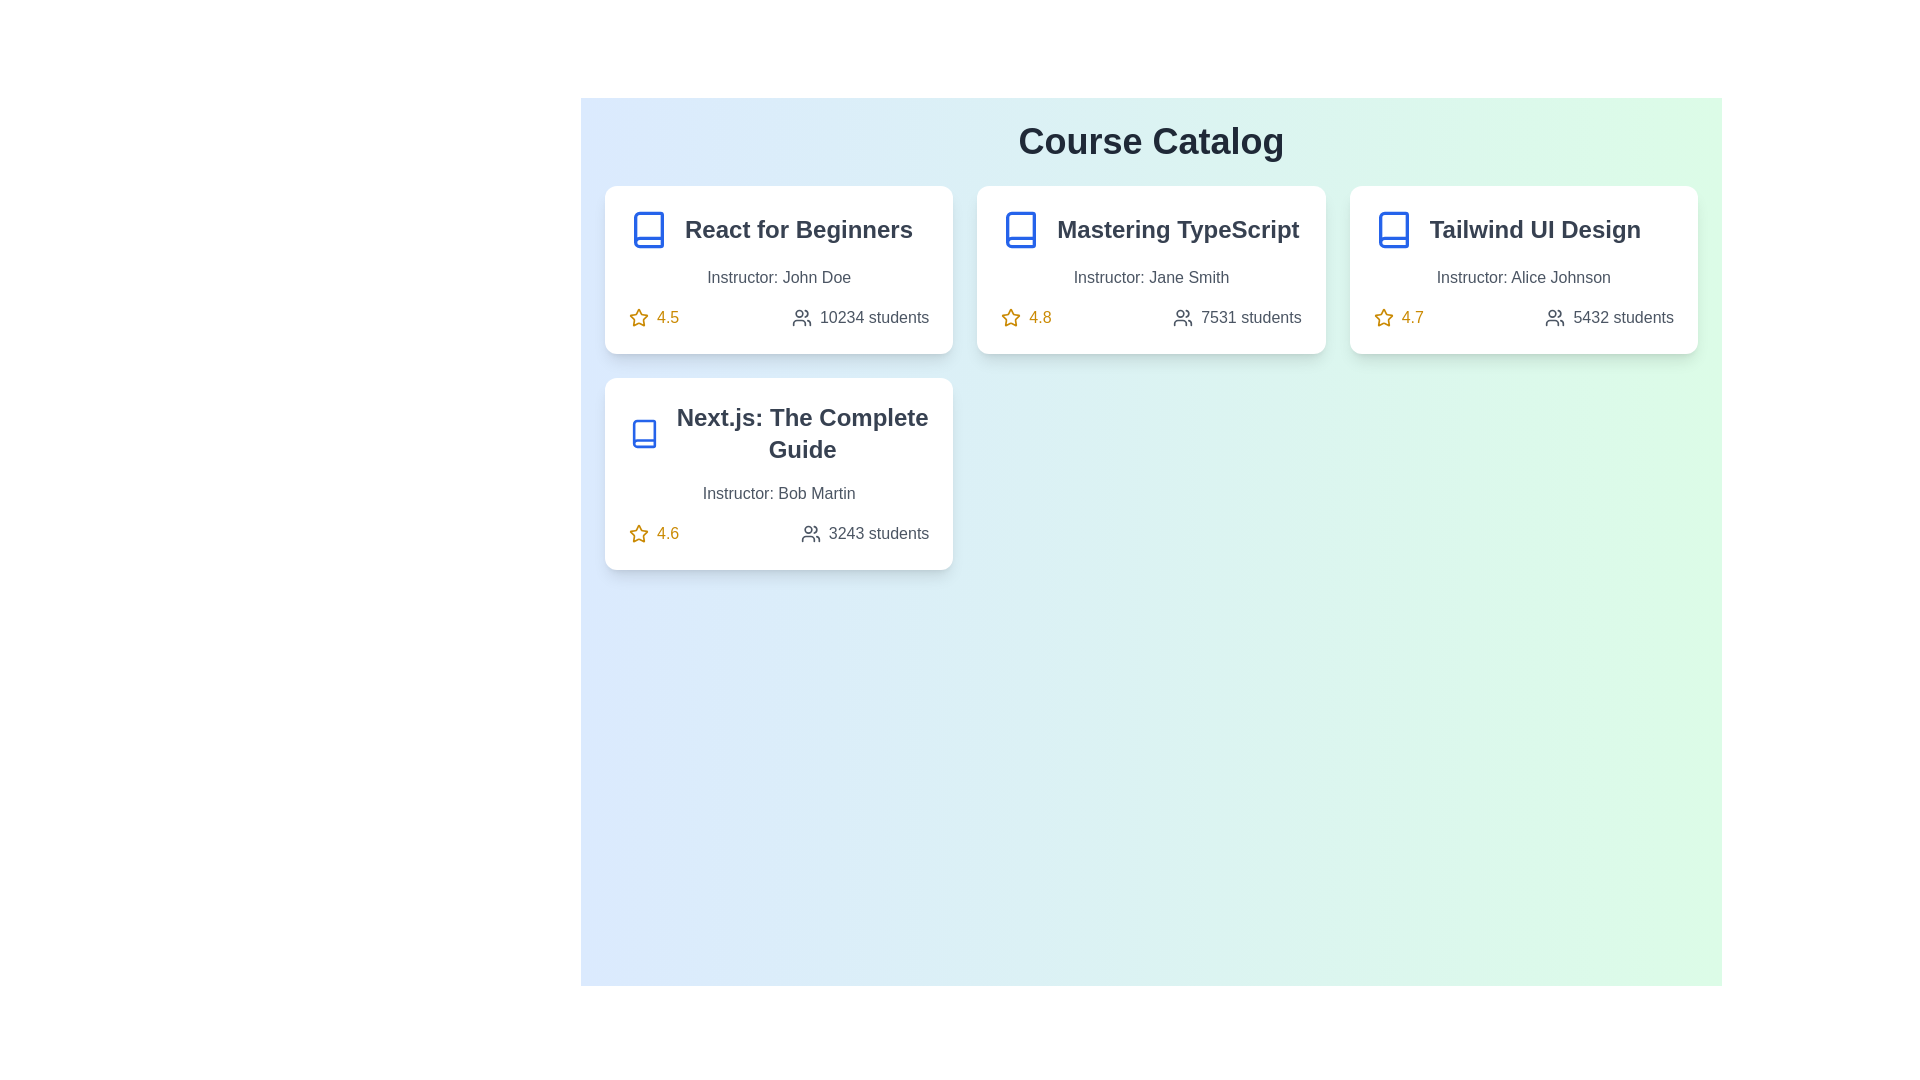 This screenshot has width=1920, height=1080. What do you see at coordinates (1026, 316) in the screenshot?
I see `the Rating display component, which features a prominent yellow star icon followed by the text '4.8', located in the second card (Mastering TypeScript) of the Course Catalog grid` at bounding box center [1026, 316].